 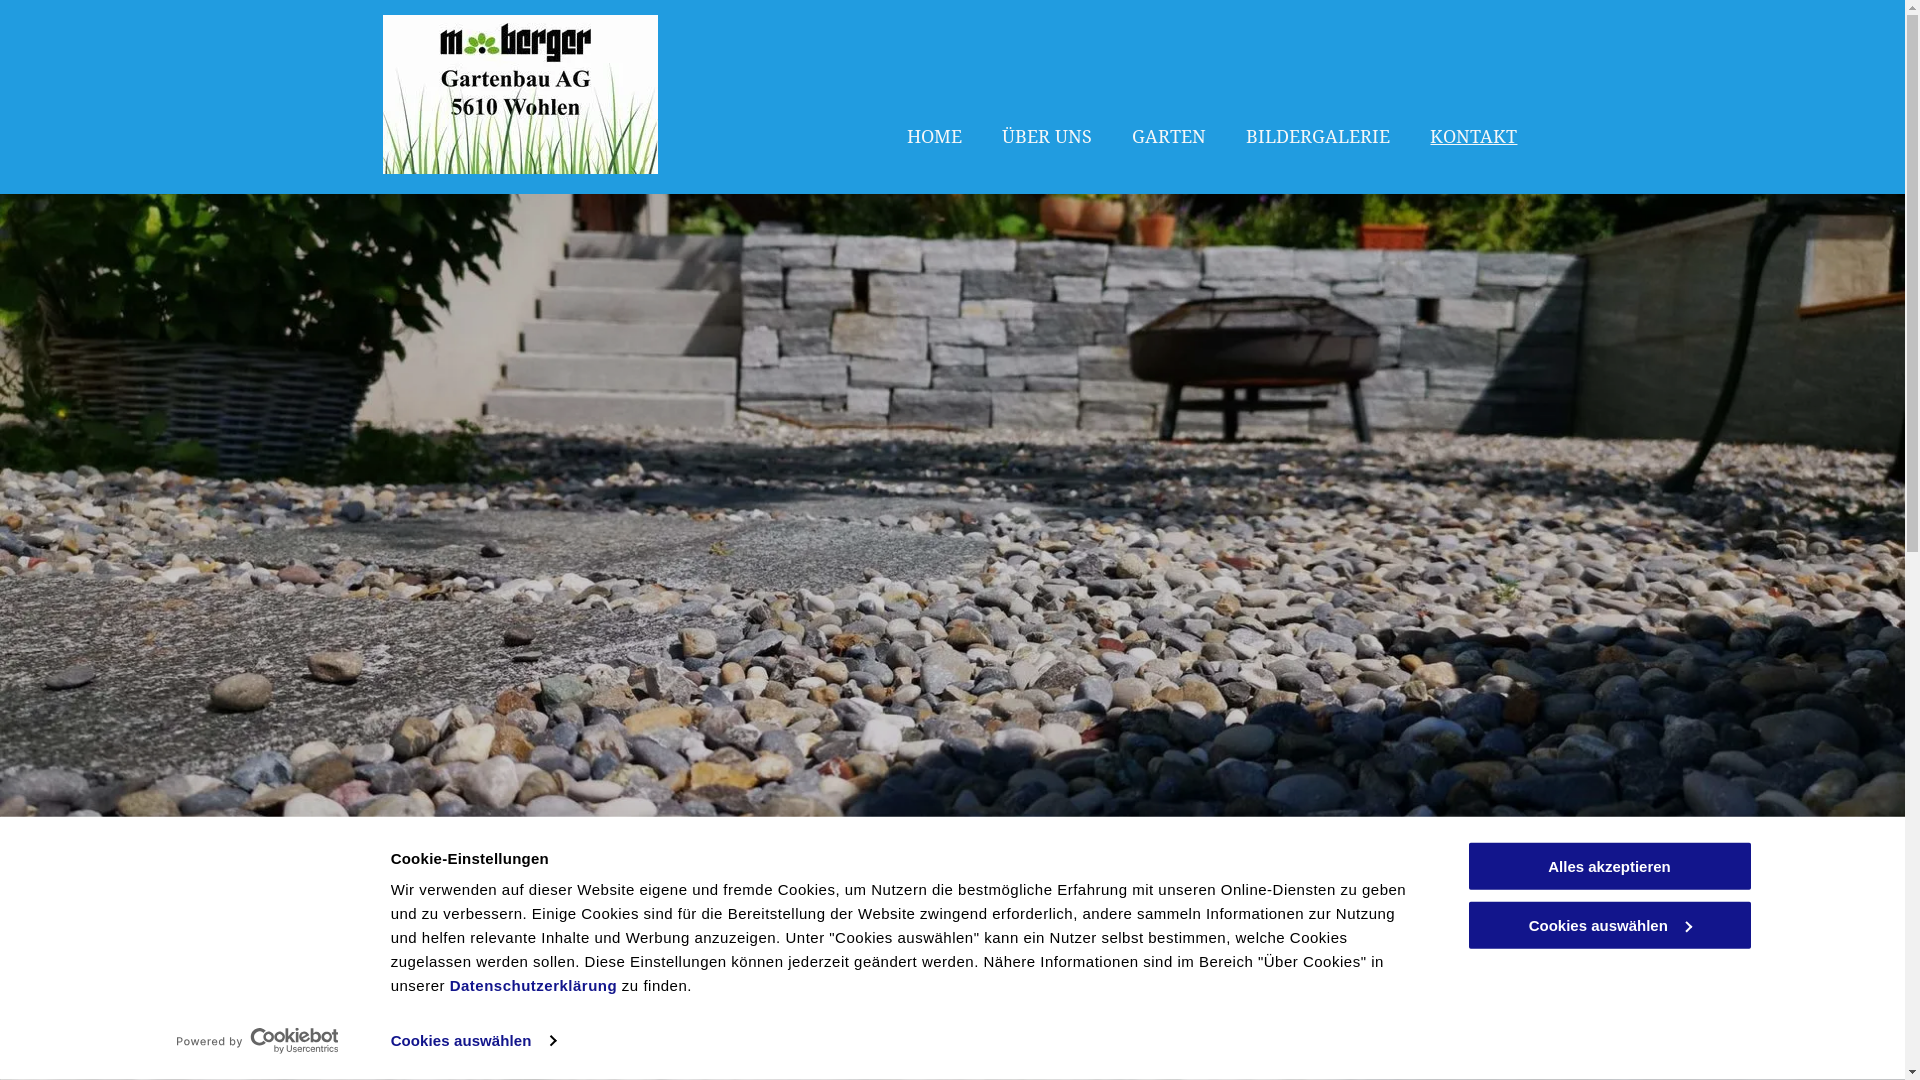 What do you see at coordinates (1473, 97) in the screenshot?
I see `'KONTAKT'` at bounding box center [1473, 97].